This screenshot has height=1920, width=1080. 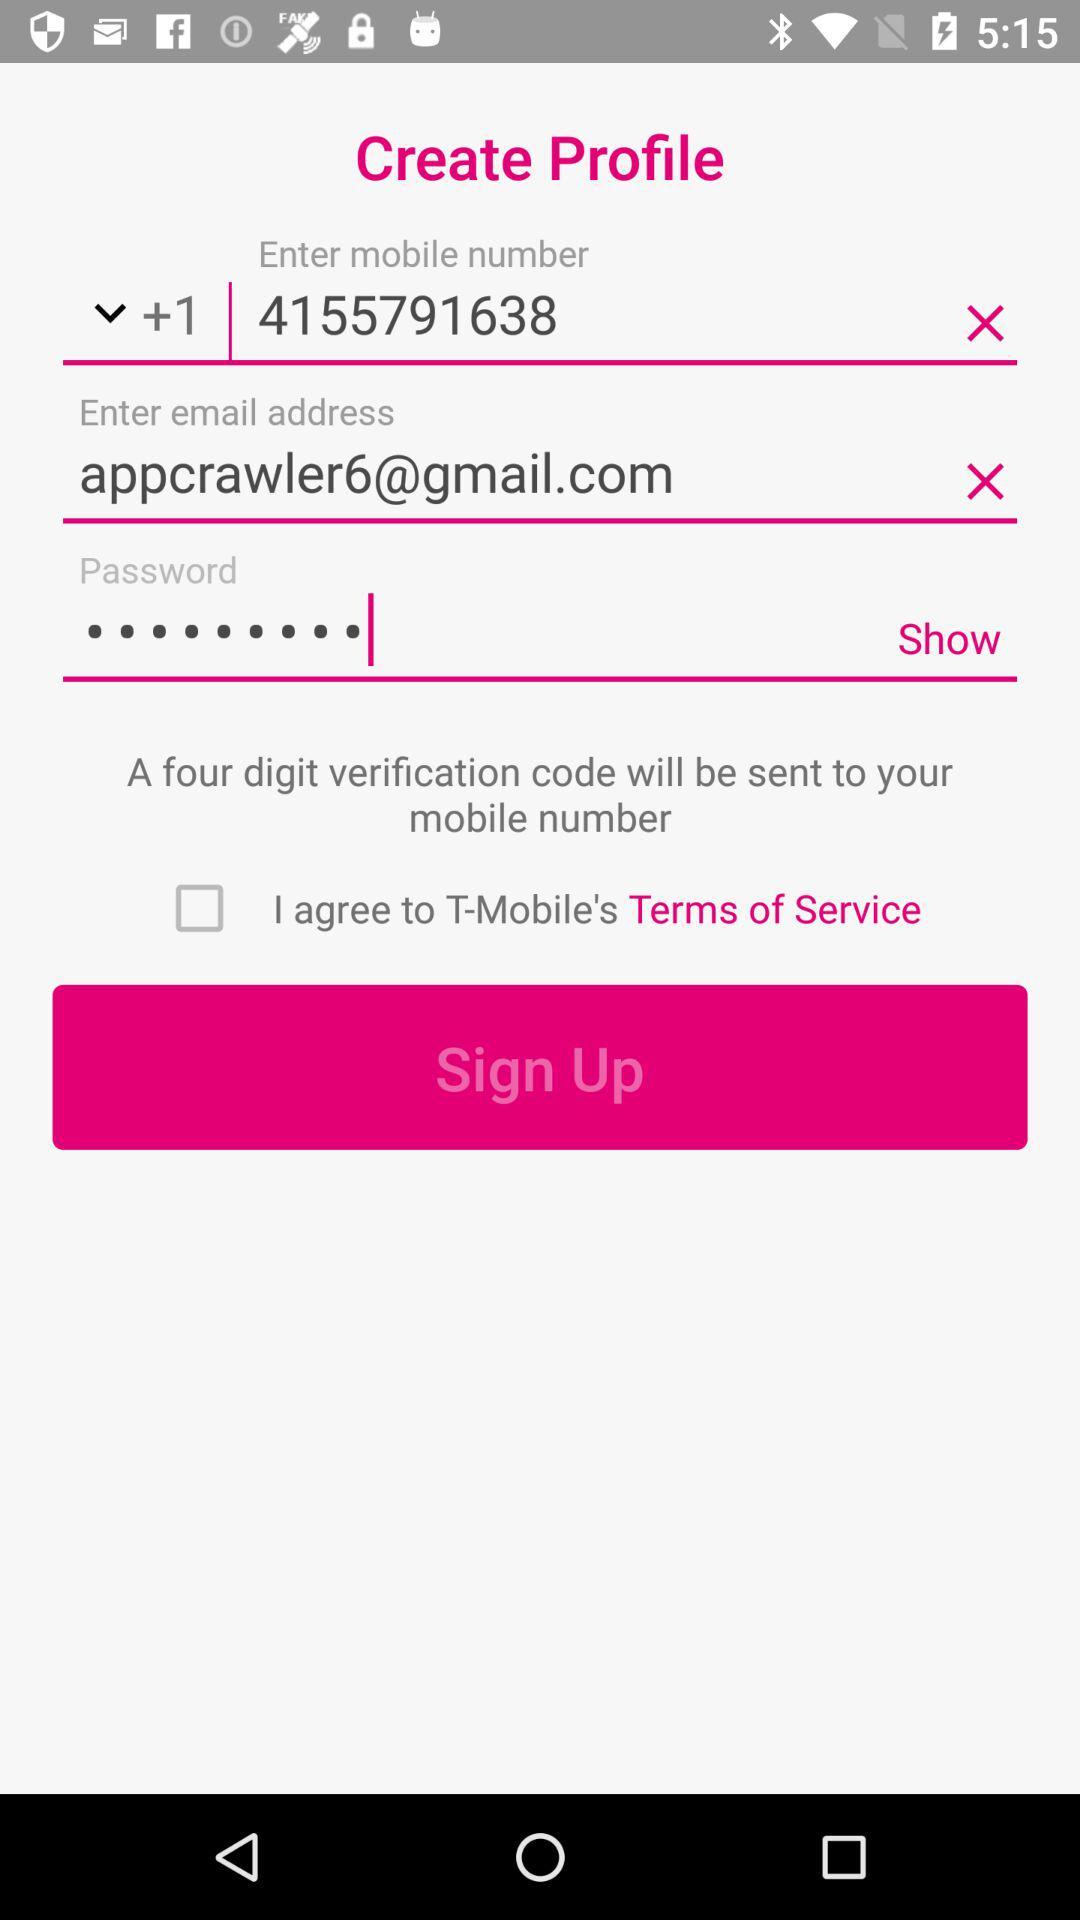 What do you see at coordinates (199, 907) in the screenshot?
I see `free dictionary` at bounding box center [199, 907].